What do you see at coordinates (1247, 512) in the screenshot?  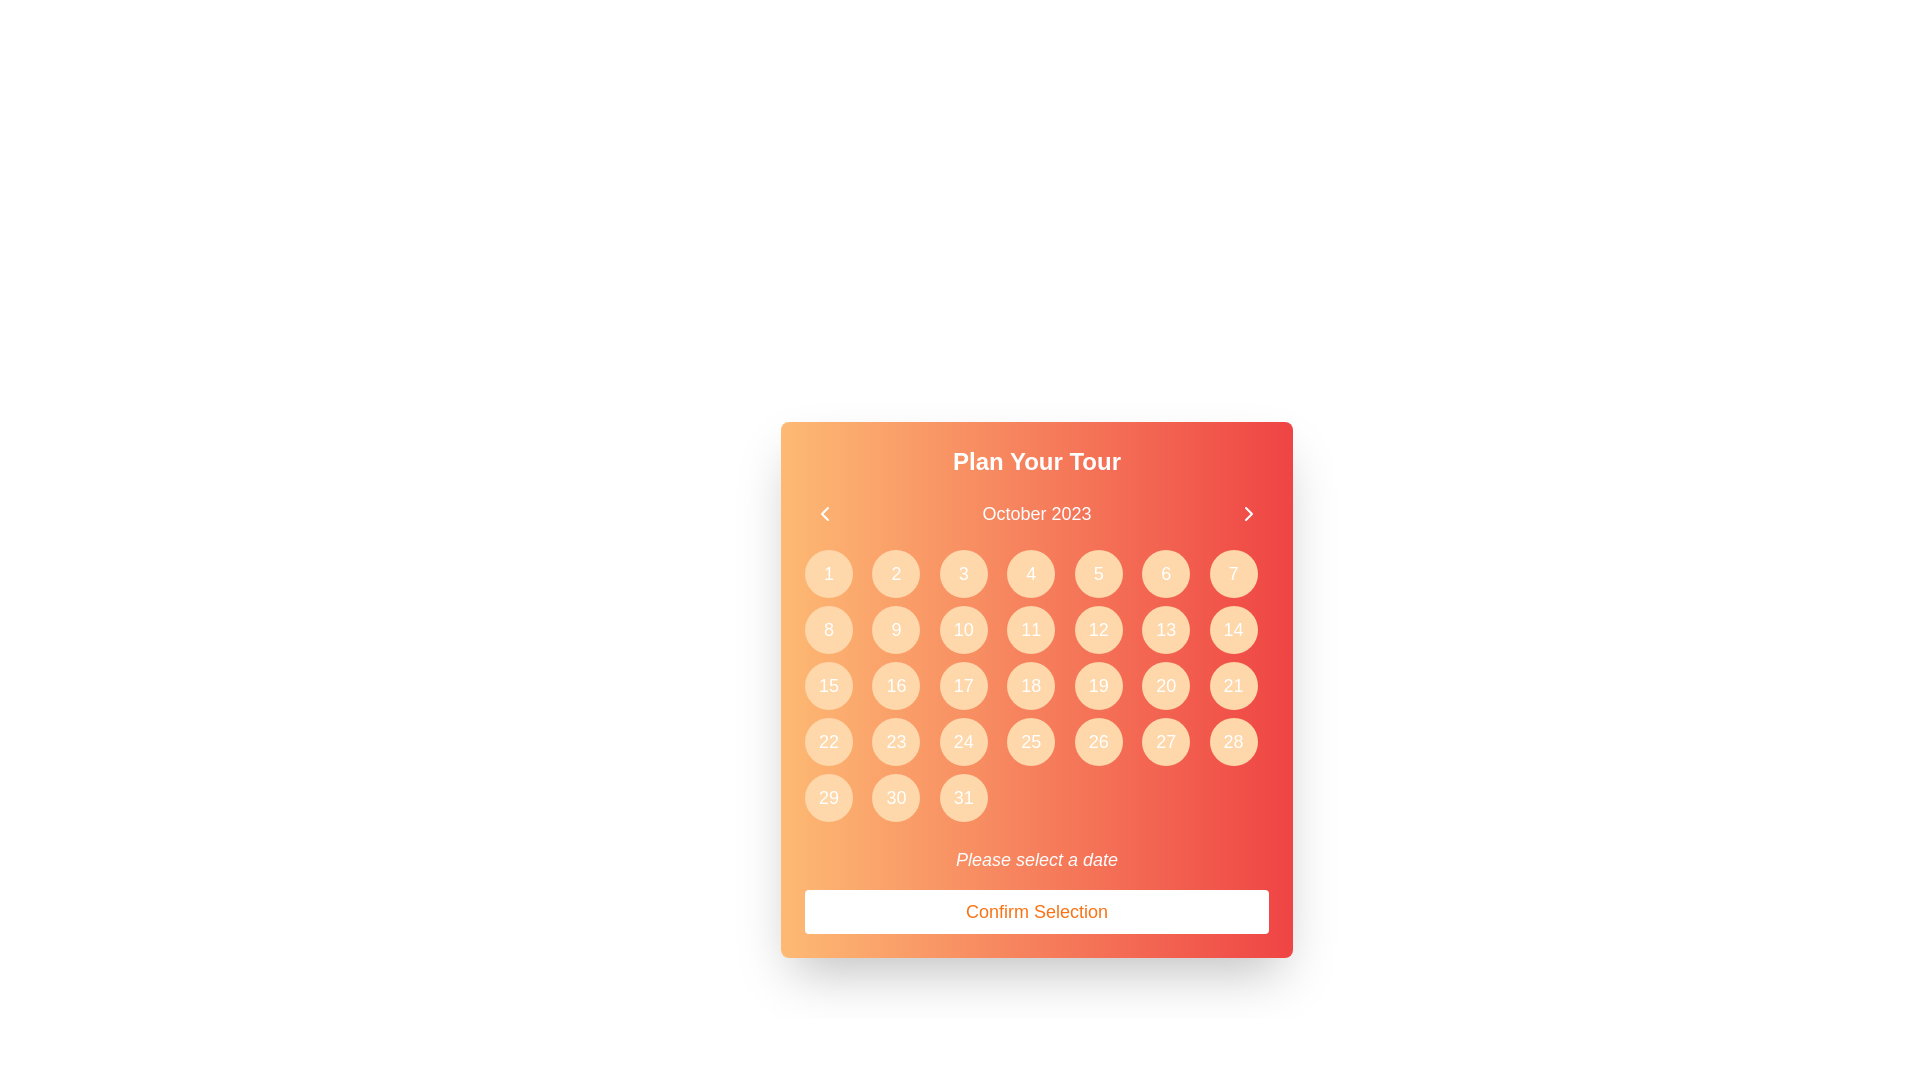 I see `the navigation button located at the far right of the header section displaying 'October 2023'` at bounding box center [1247, 512].